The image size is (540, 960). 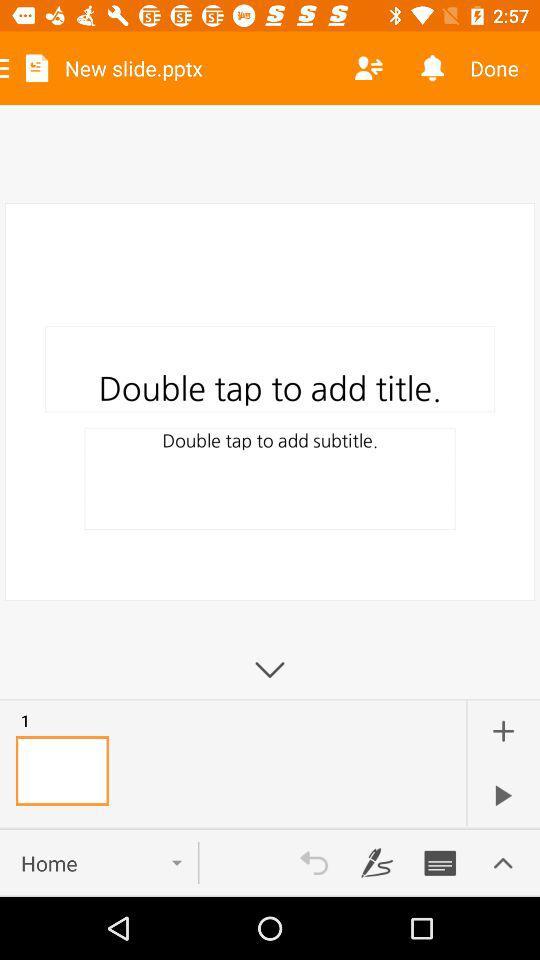 I want to click on previous, so click(x=314, y=862).